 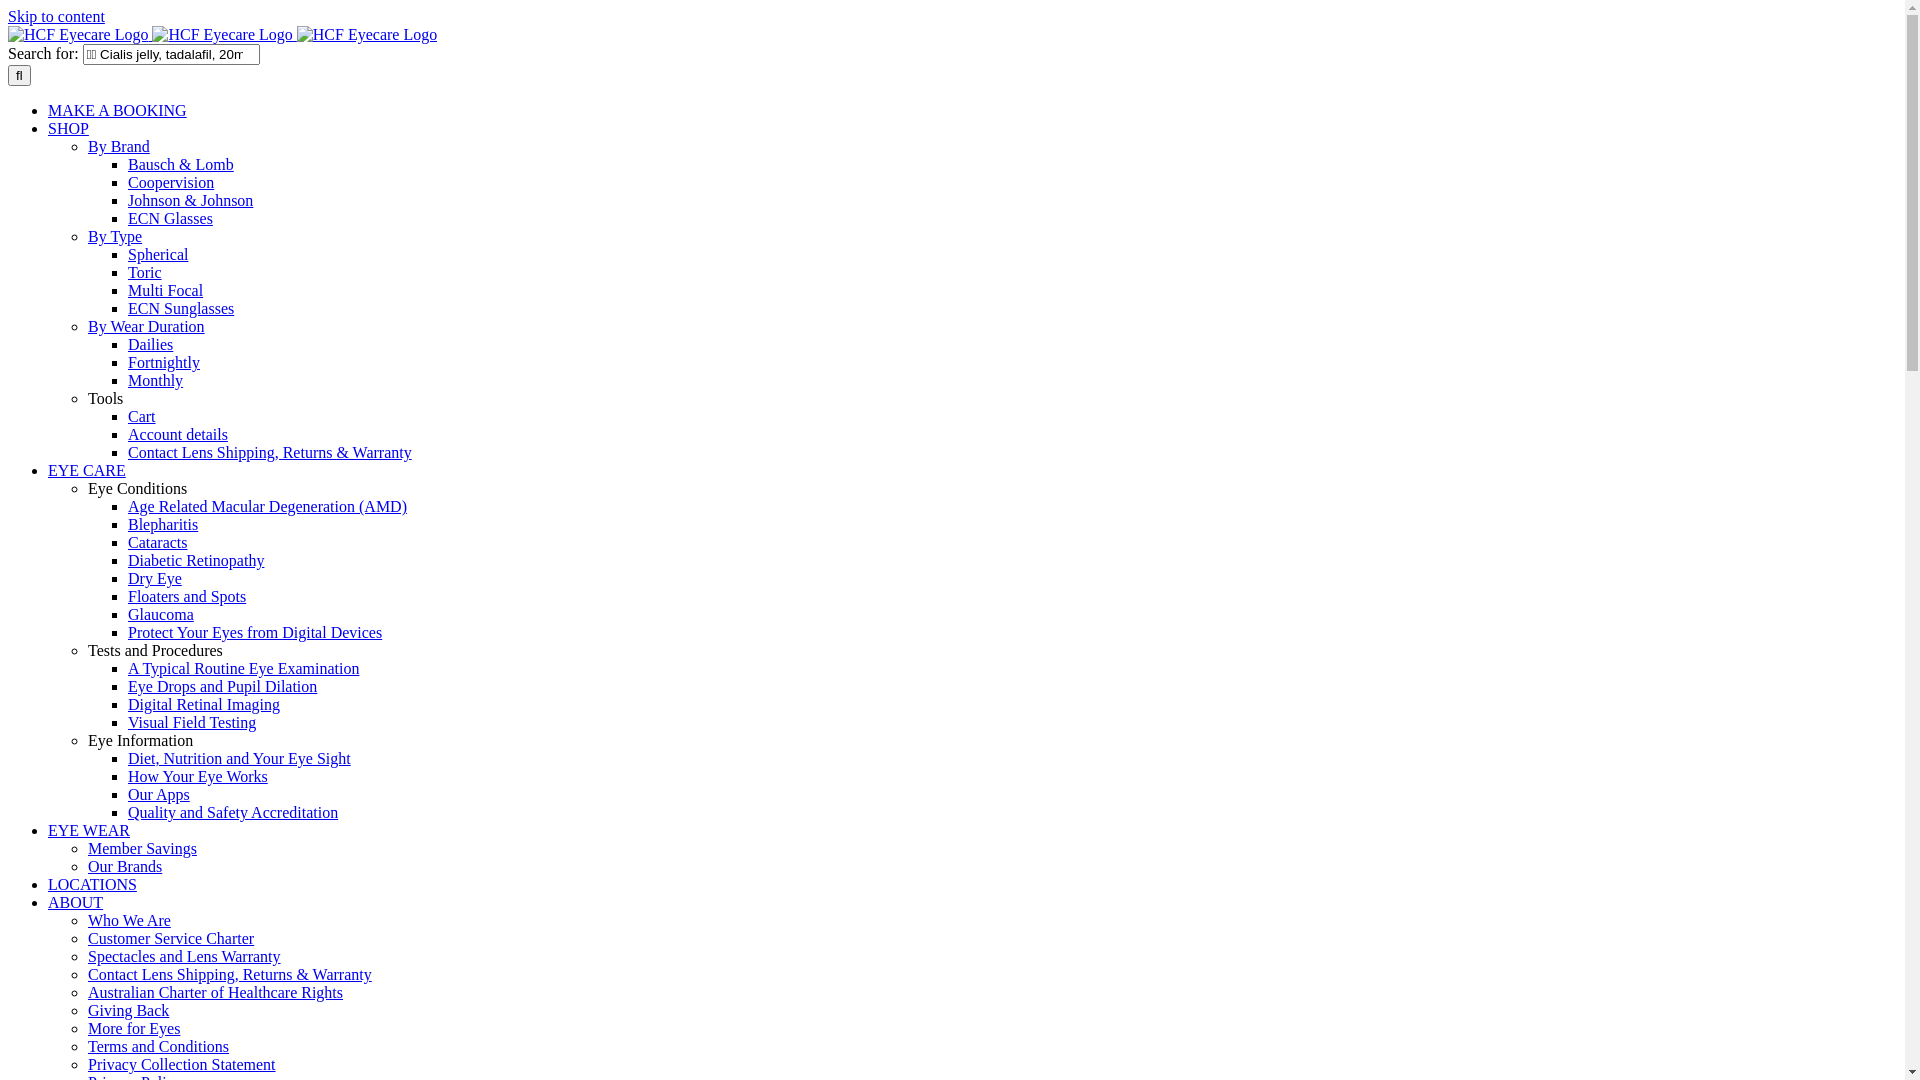 I want to click on 'Coopervision', so click(x=171, y=182).